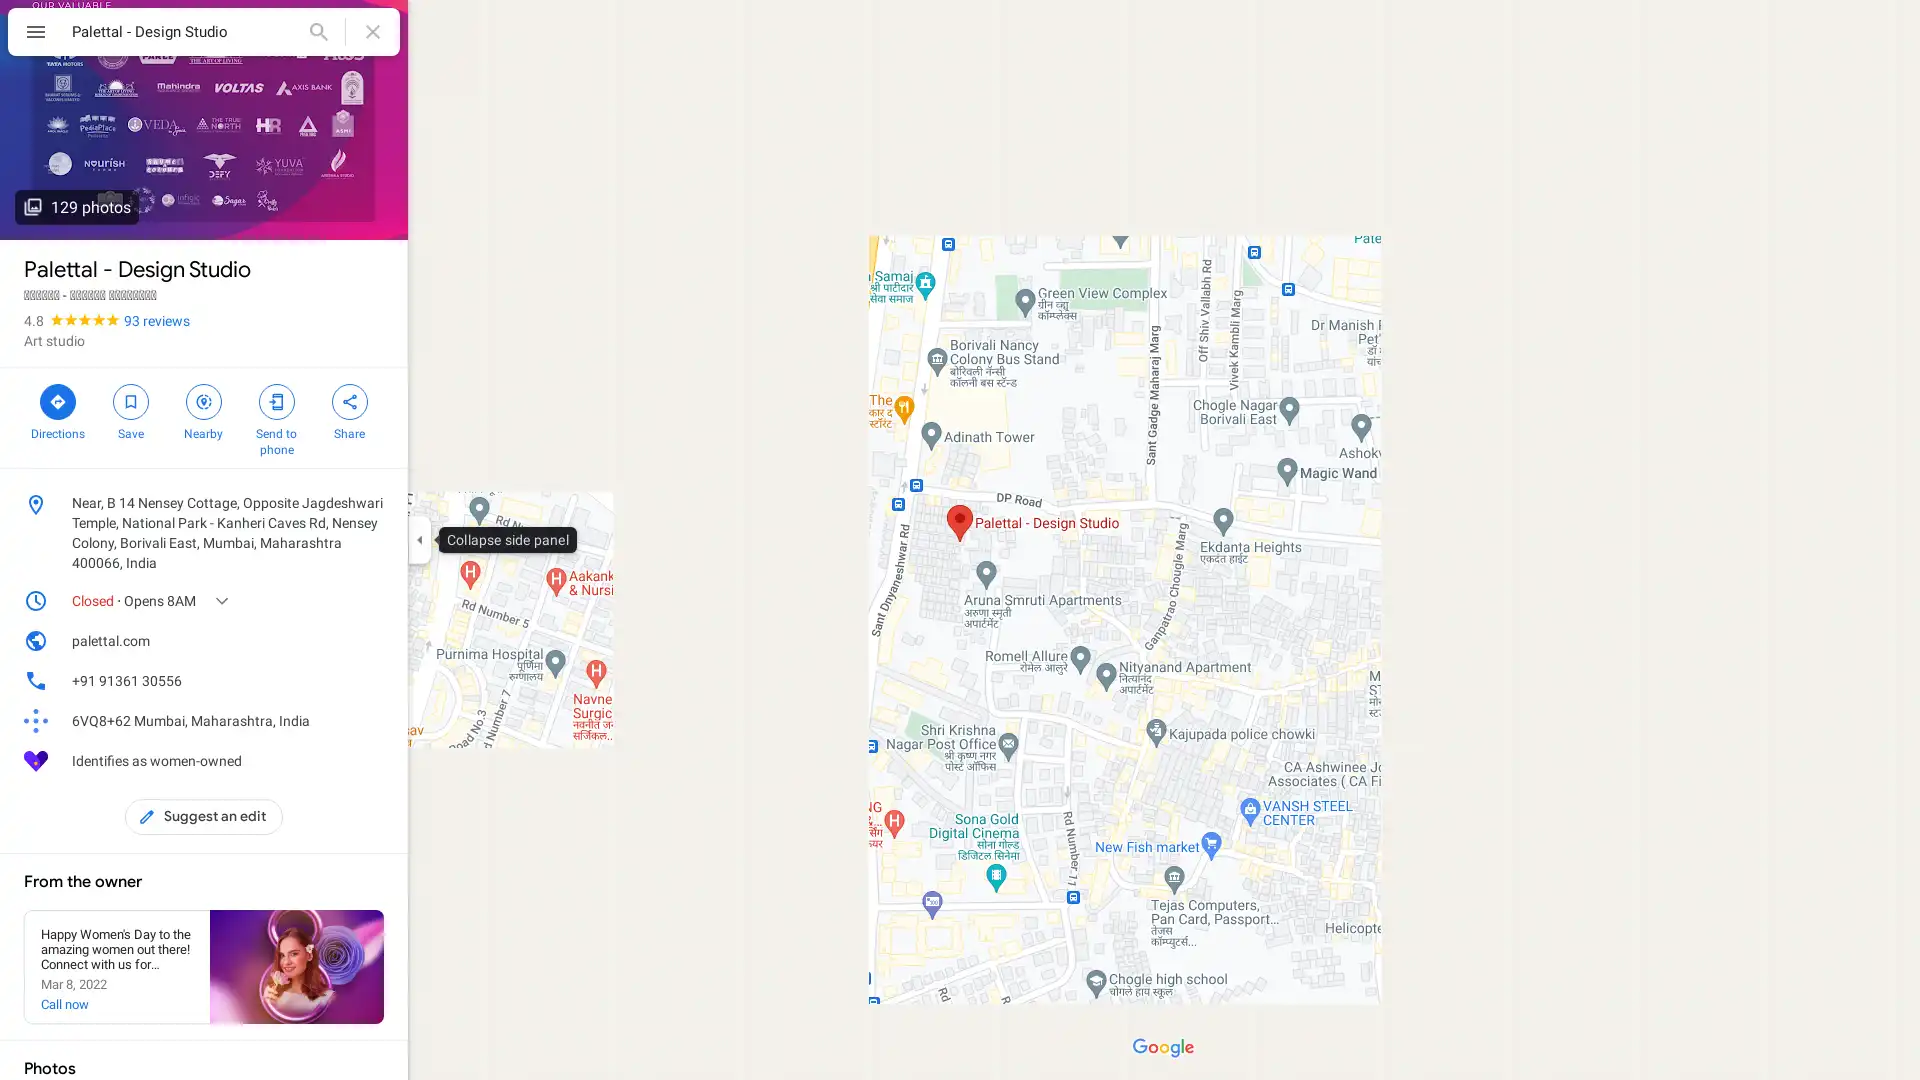  I want to click on Call phone number, so click(374, 680).